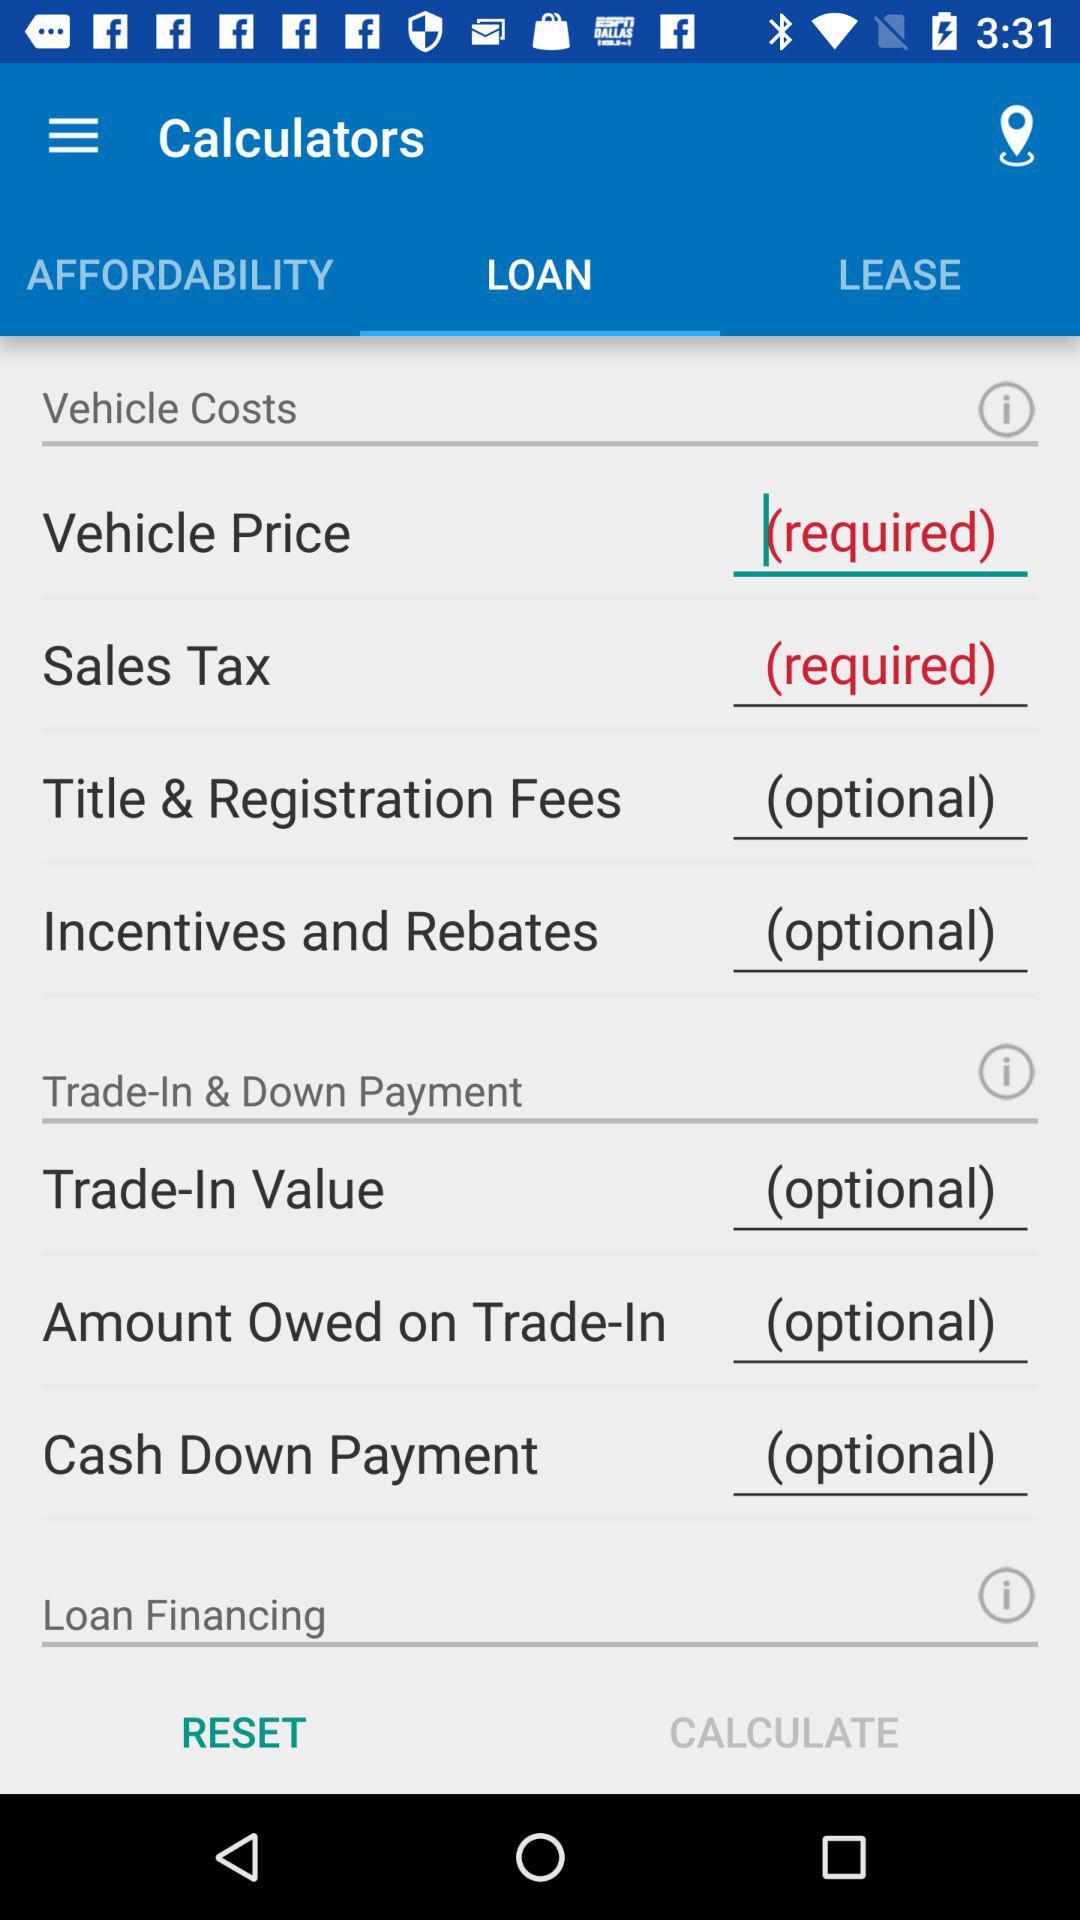 The image size is (1080, 1920). I want to click on inventives and rebates, so click(879, 928).